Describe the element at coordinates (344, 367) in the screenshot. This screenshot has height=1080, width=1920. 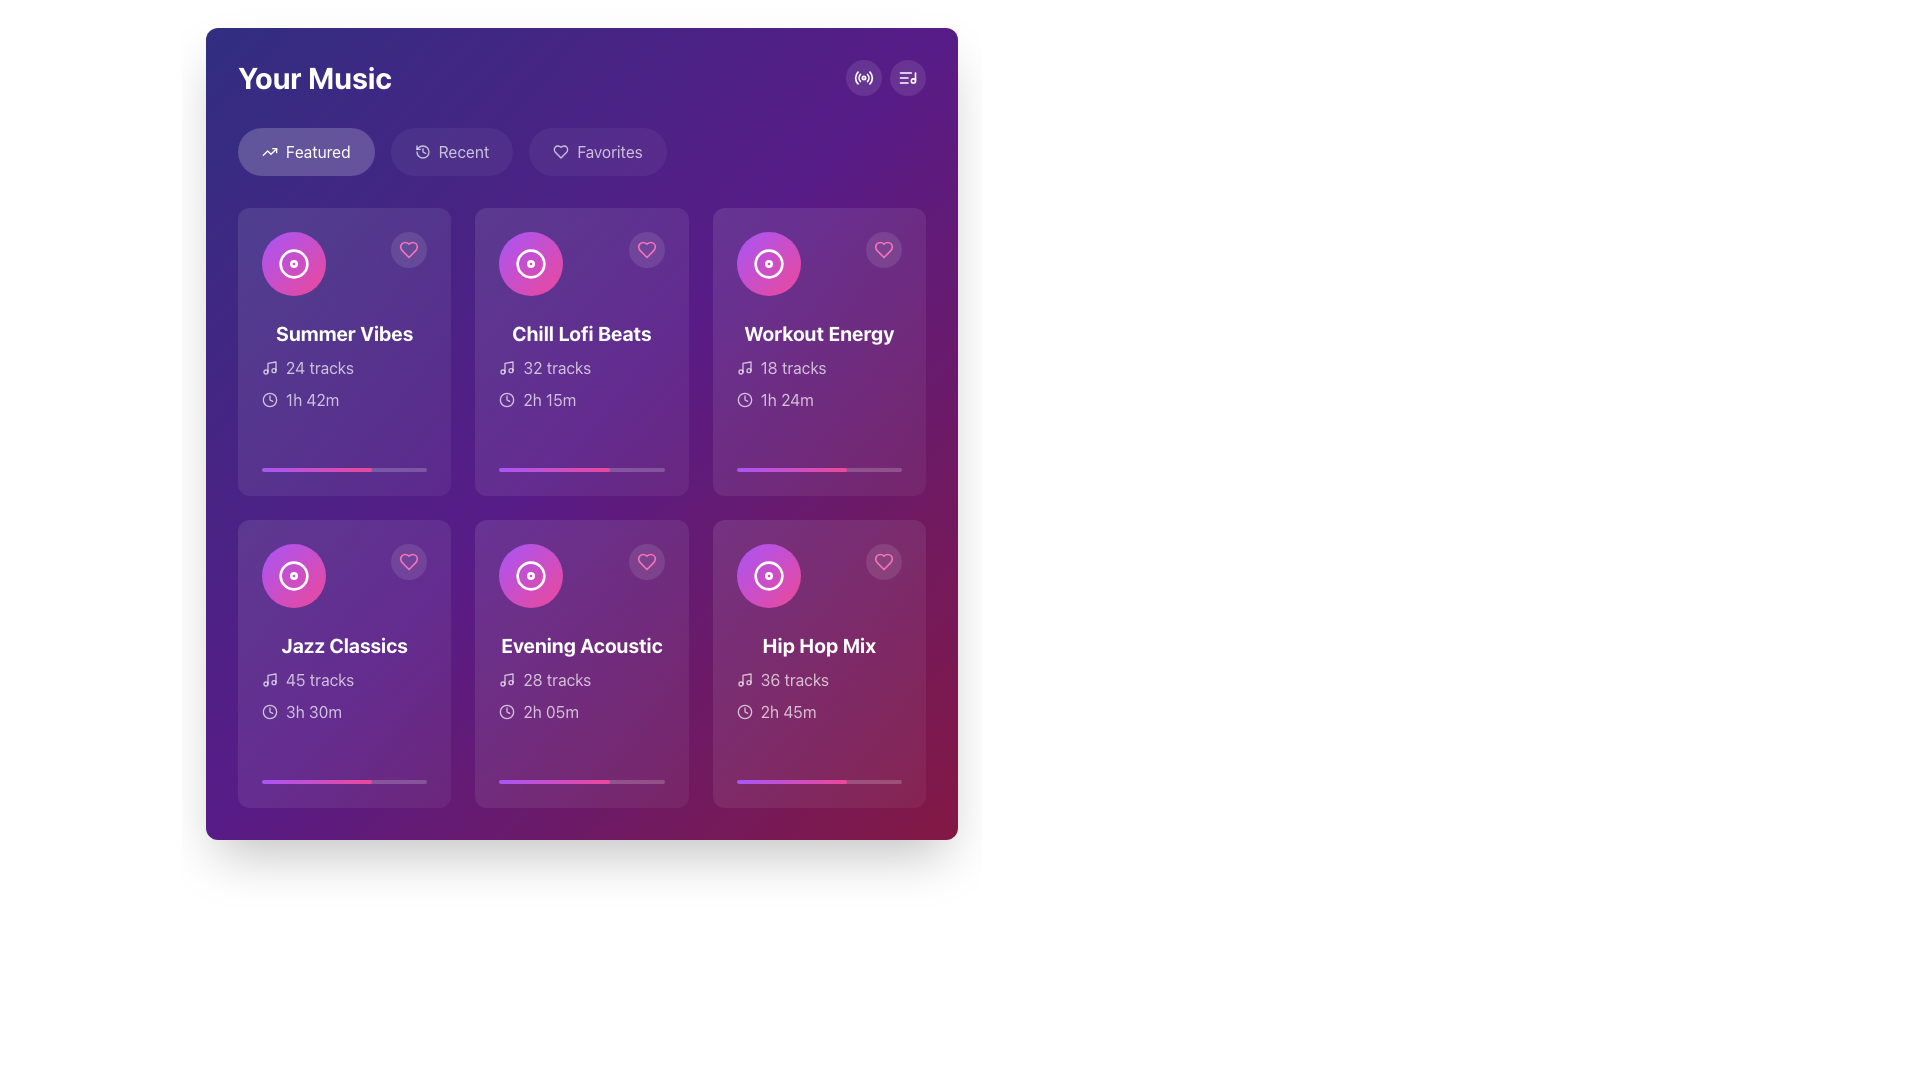
I see `the text label that reads '24 tracks', which is styled with a semi-transparent white font and positioned below the heading 'Summer Vibes'` at that location.